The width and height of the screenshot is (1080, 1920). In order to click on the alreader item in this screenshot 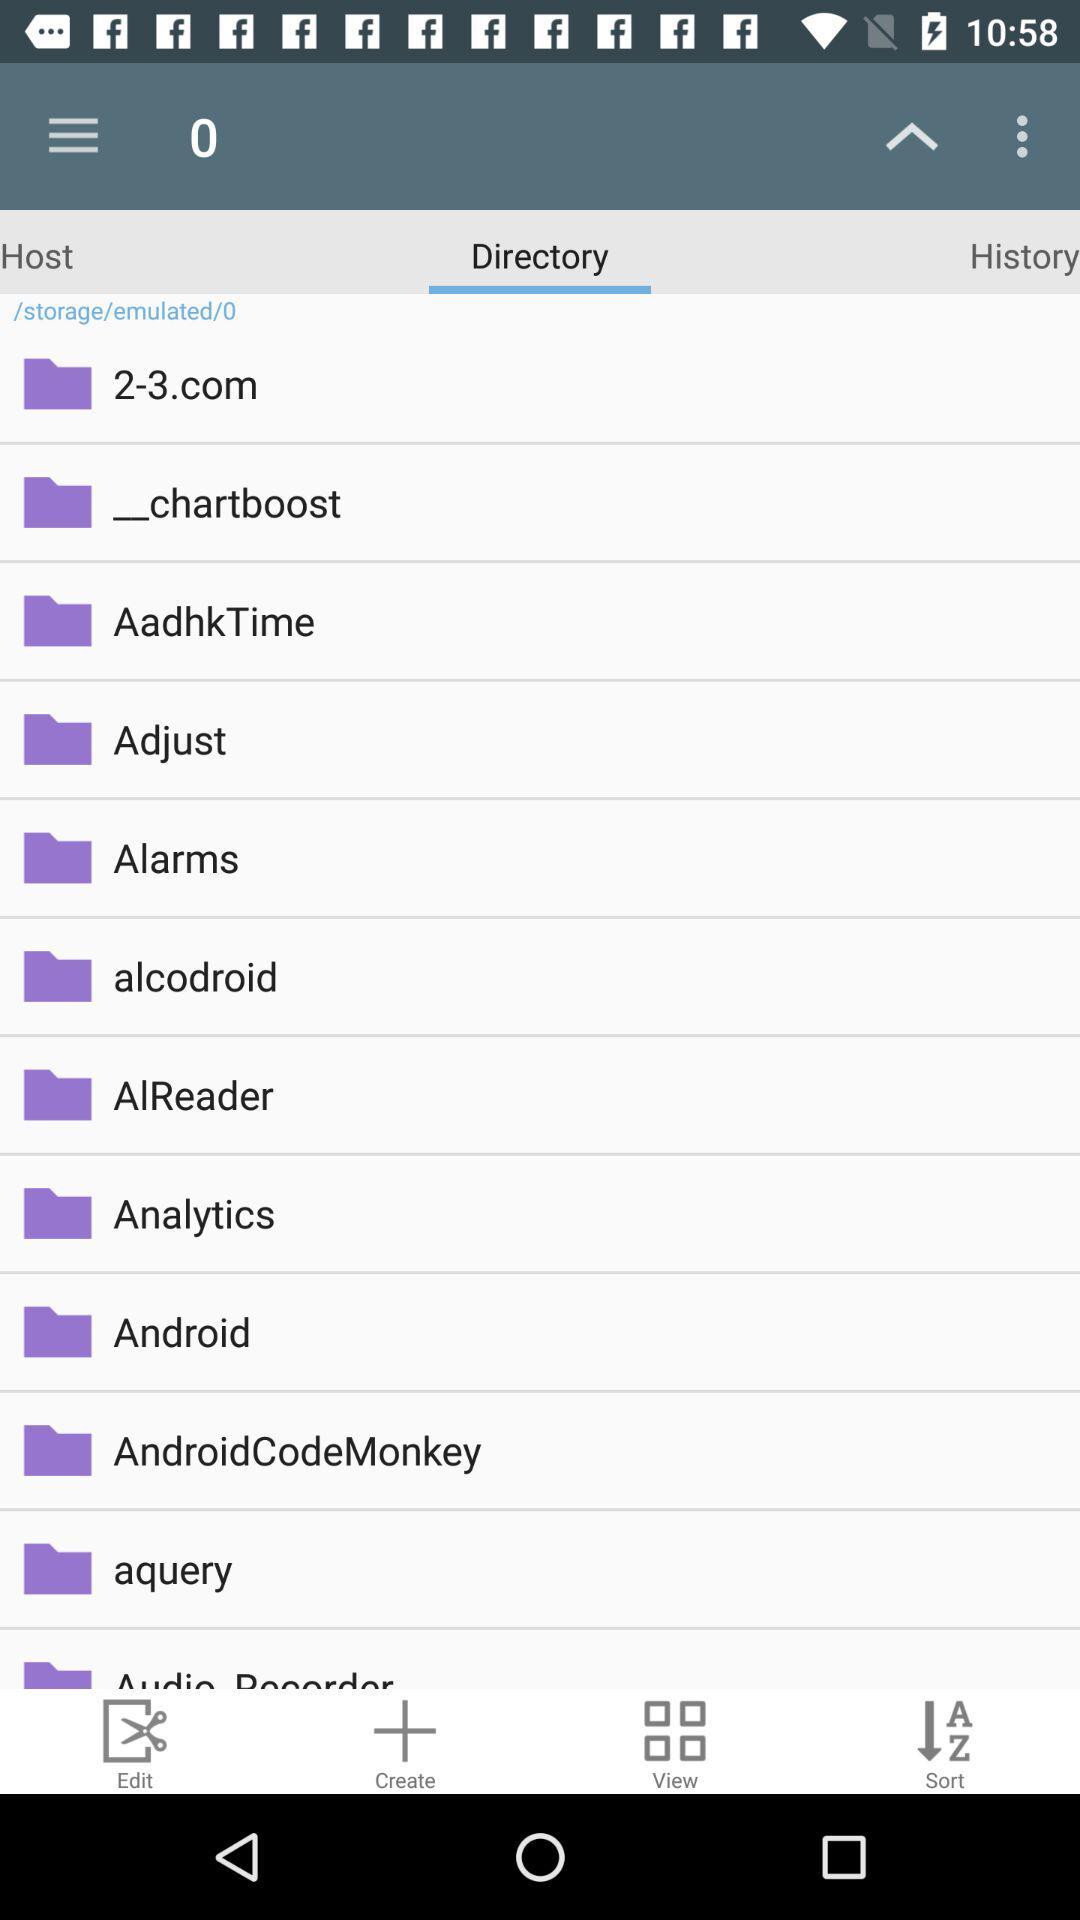, I will do `click(582, 1093)`.